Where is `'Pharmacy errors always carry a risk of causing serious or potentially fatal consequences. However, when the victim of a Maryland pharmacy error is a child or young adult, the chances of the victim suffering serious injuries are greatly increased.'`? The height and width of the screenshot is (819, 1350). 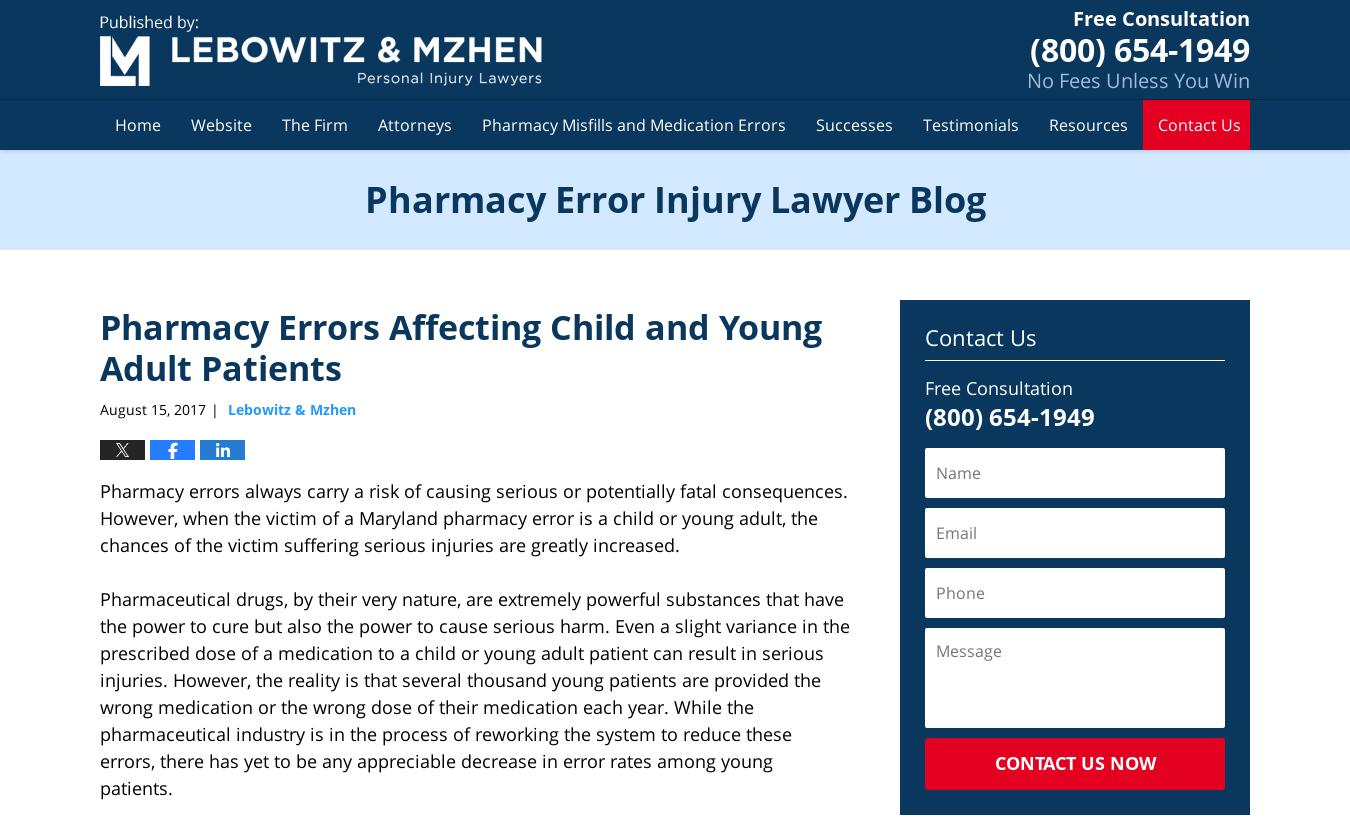 'Pharmacy errors always carry a risk of causing serious or potentially fatal consequences. However, when the victim of a Maryland pharmacy error is a child or young adult, the chances of the victim suffering serious injuries are greatly increased.' is located at coordinates (472, 517).